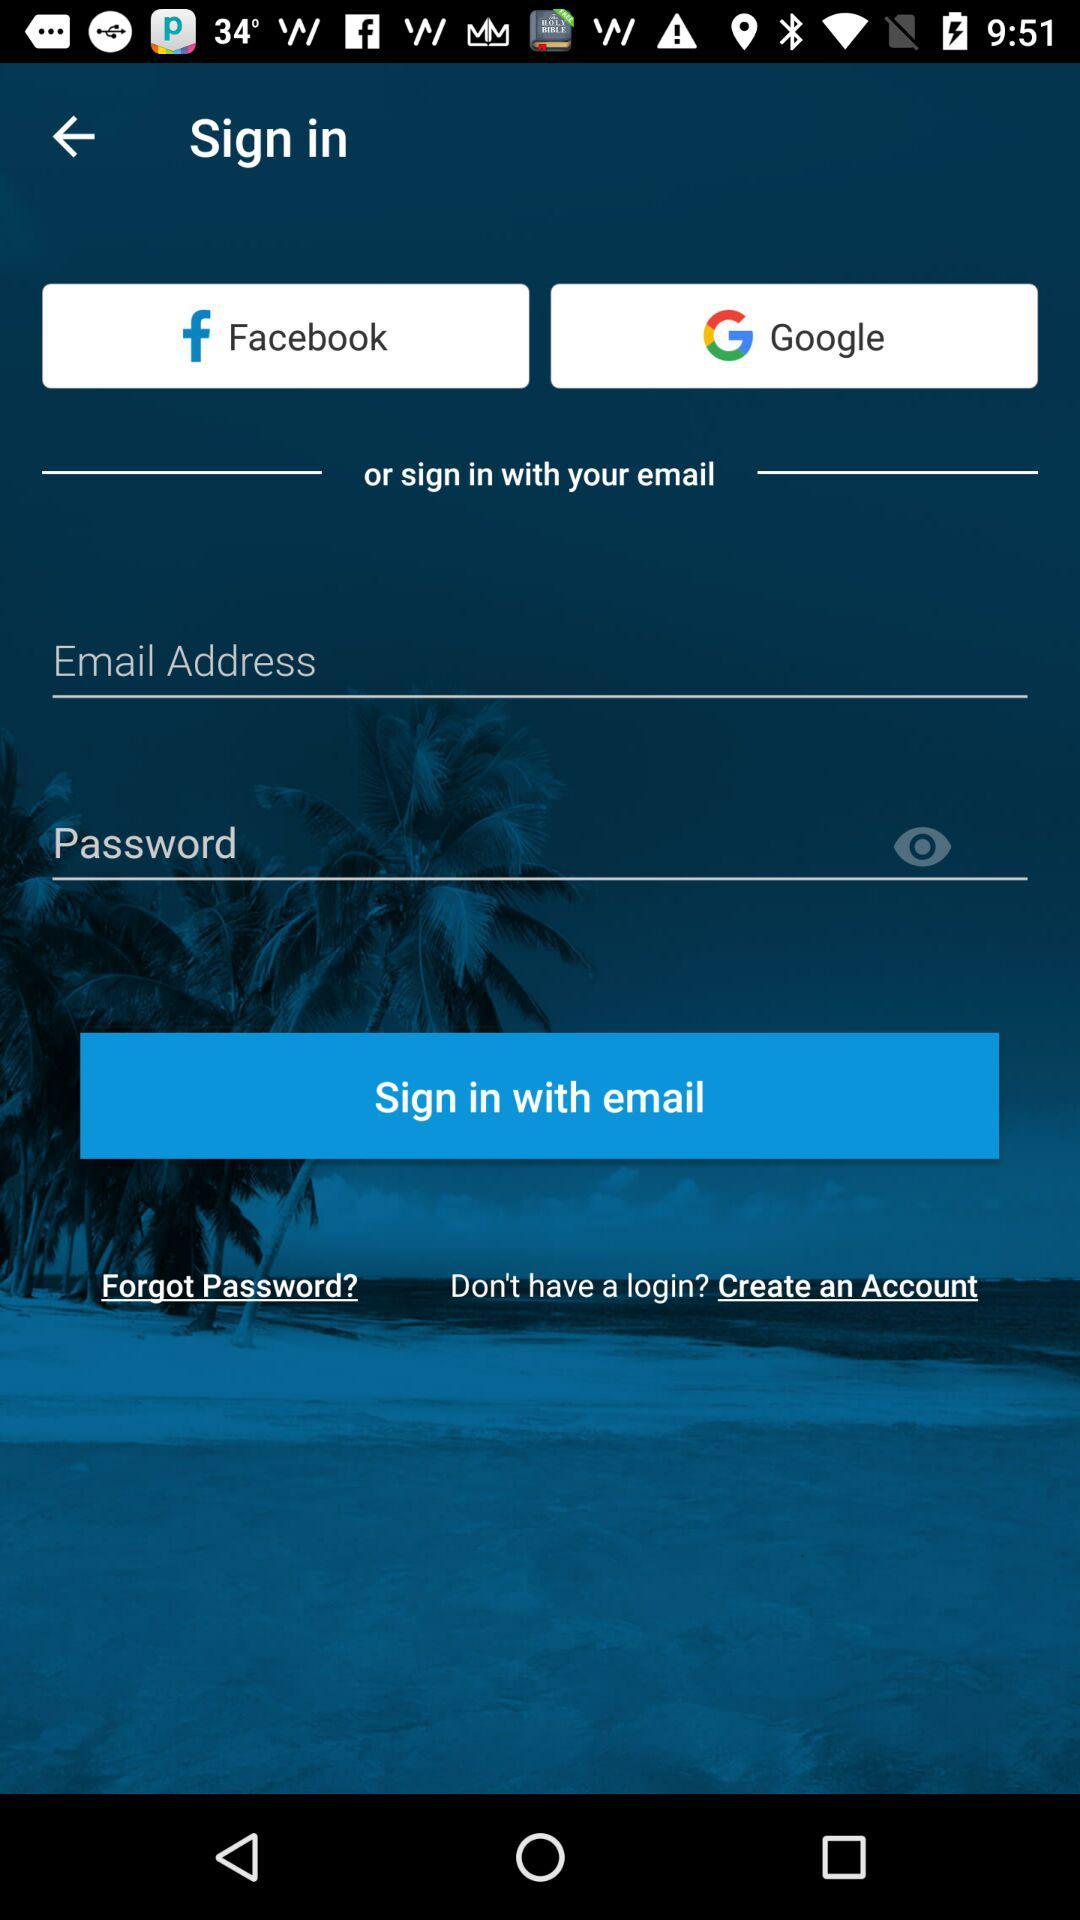  What do you see at coordinates (540, 662) in the screenshot?
I see `email` at bounding box center [540, 662].